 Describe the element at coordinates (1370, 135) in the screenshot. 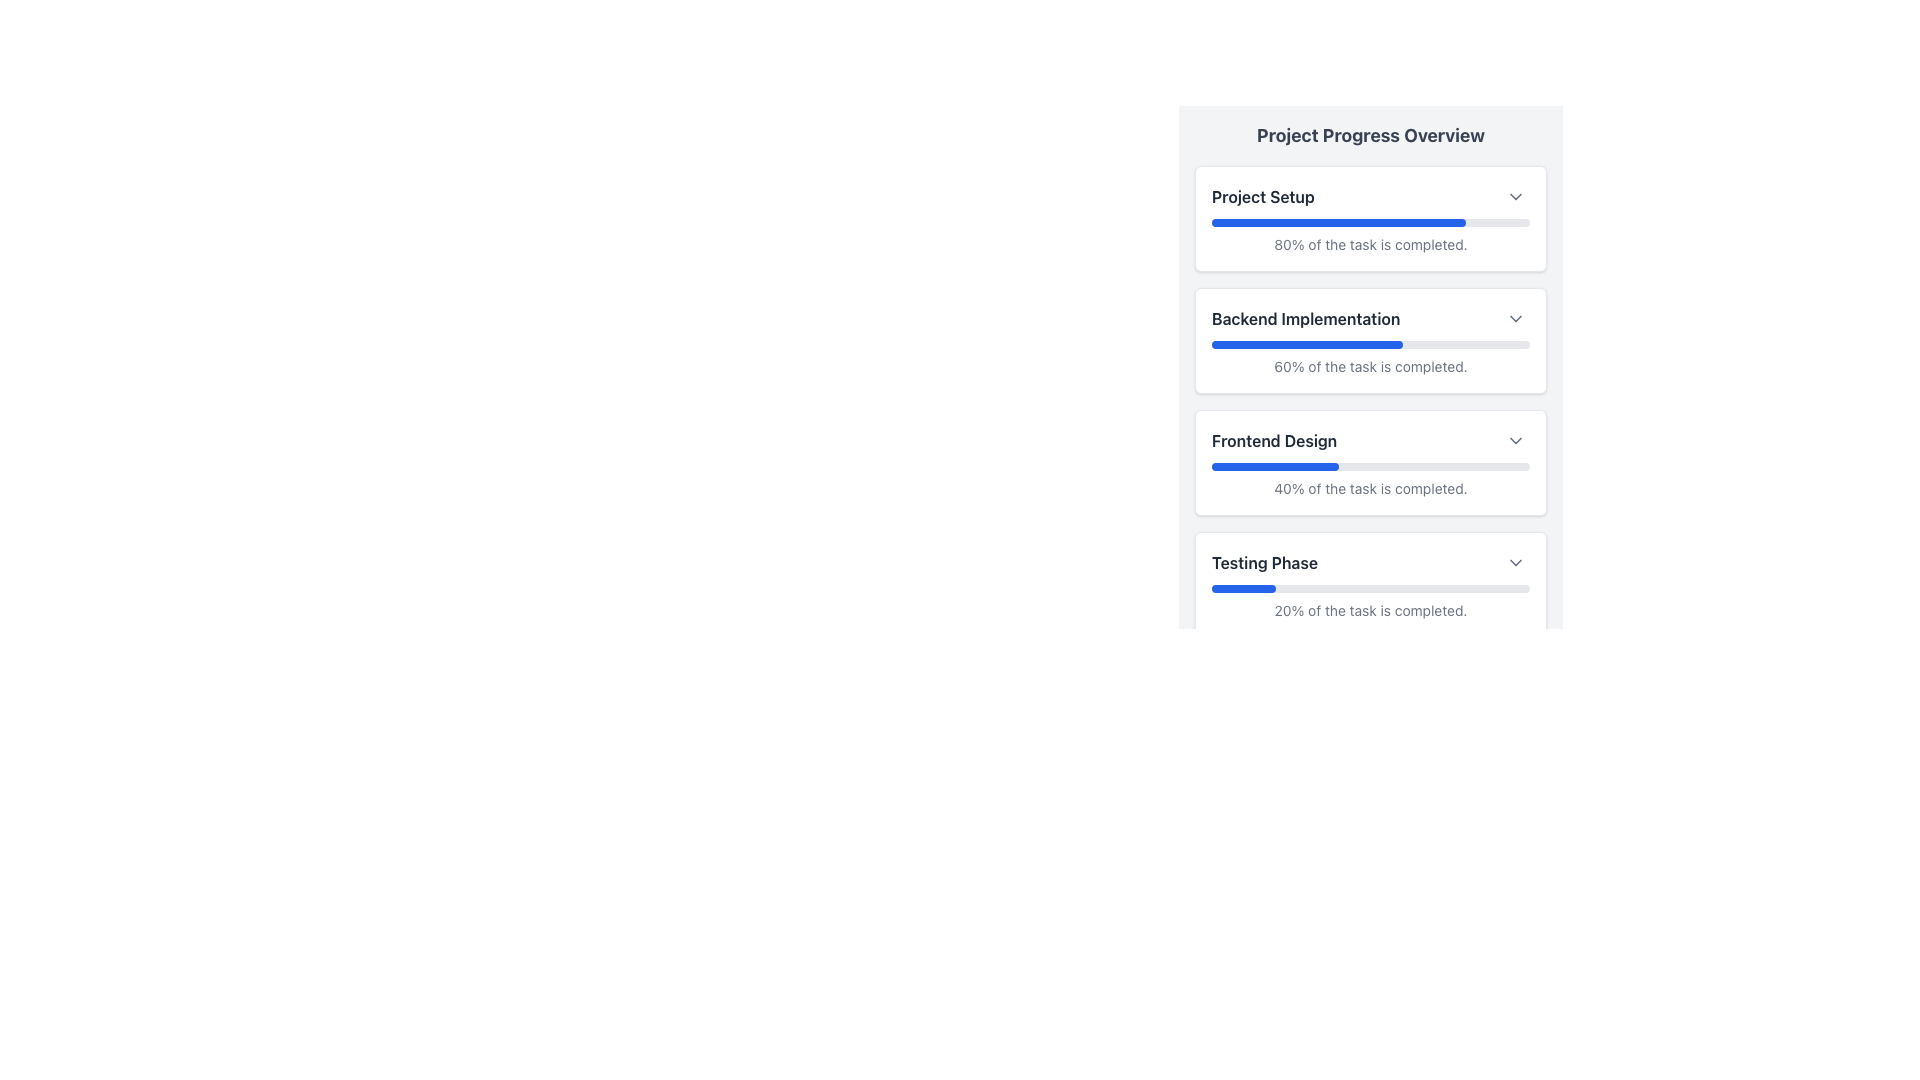

I see `bold text header that says 'Project Progress Overview', which is centrally positioned at the top of the panel displaying progress-related details` at that location.